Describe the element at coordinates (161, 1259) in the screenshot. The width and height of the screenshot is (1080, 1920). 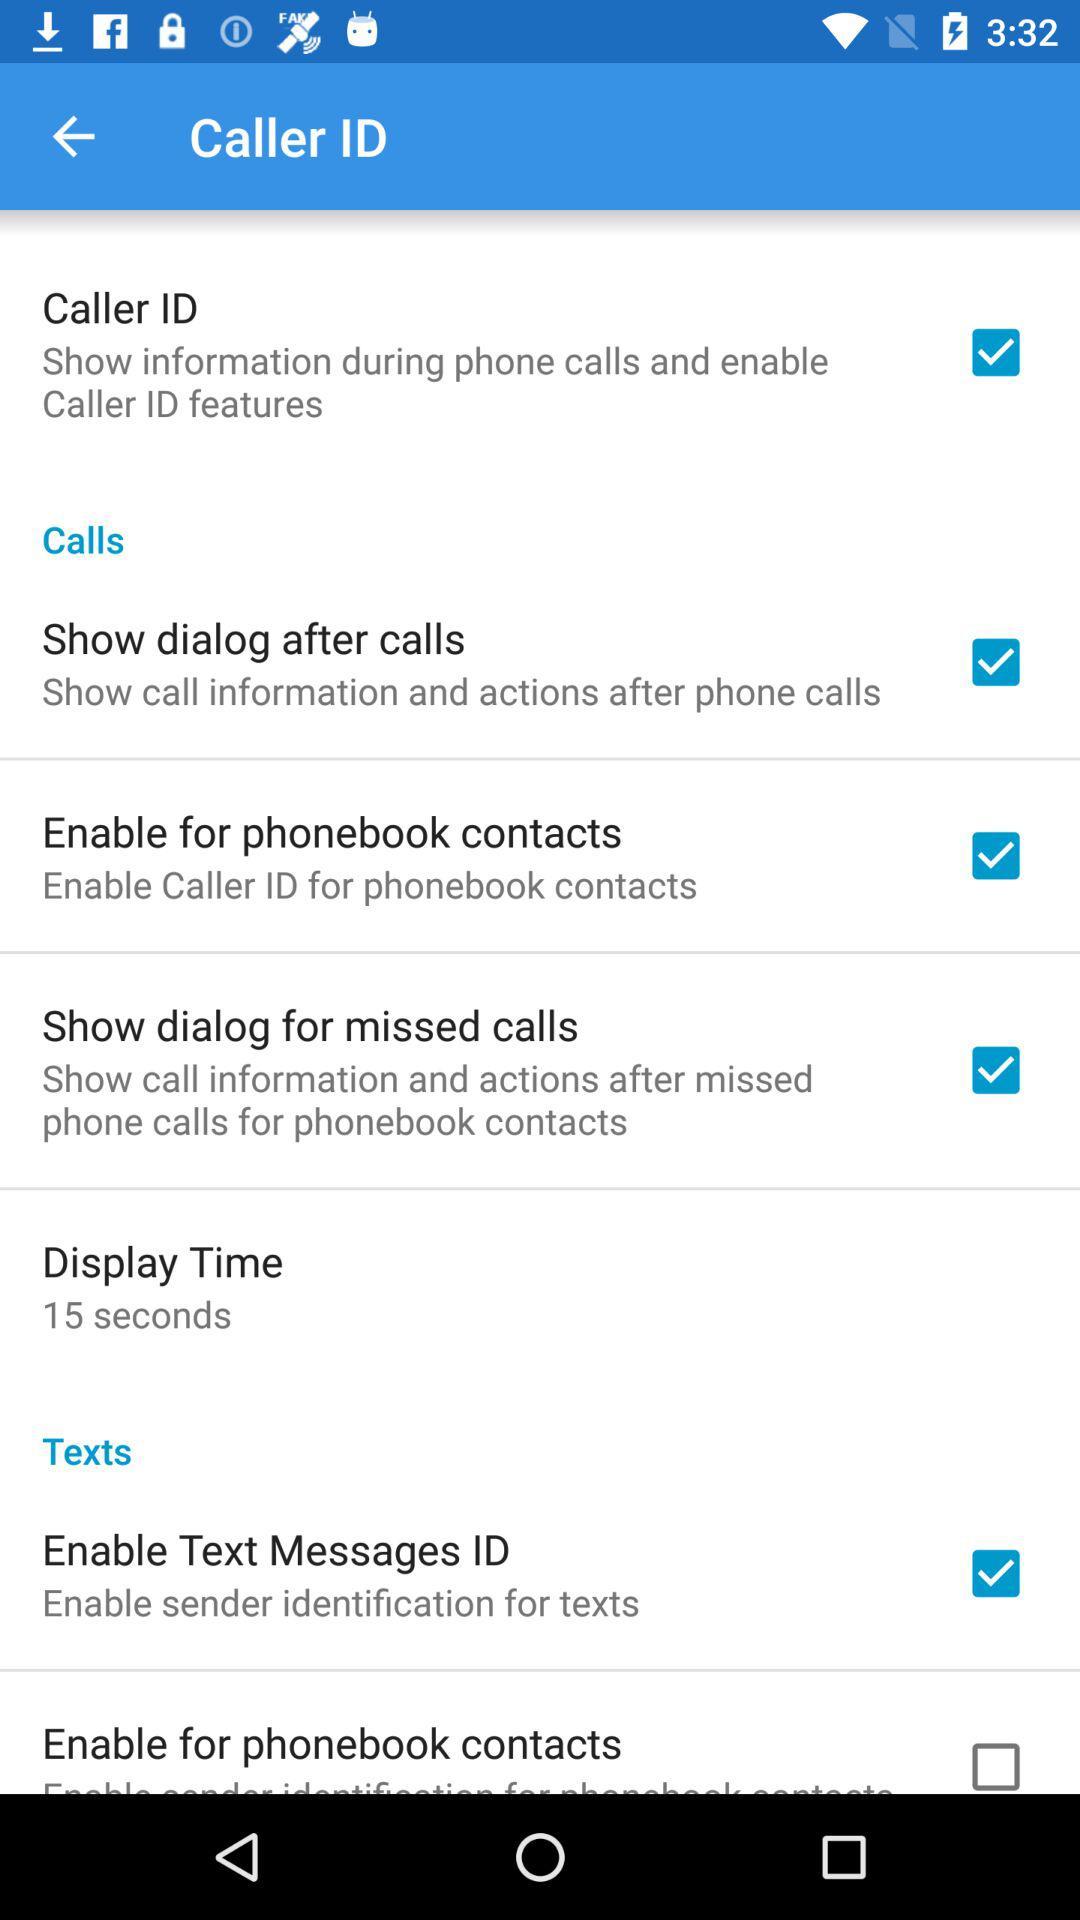
I see `icon above 15 seconds icon` at that location.